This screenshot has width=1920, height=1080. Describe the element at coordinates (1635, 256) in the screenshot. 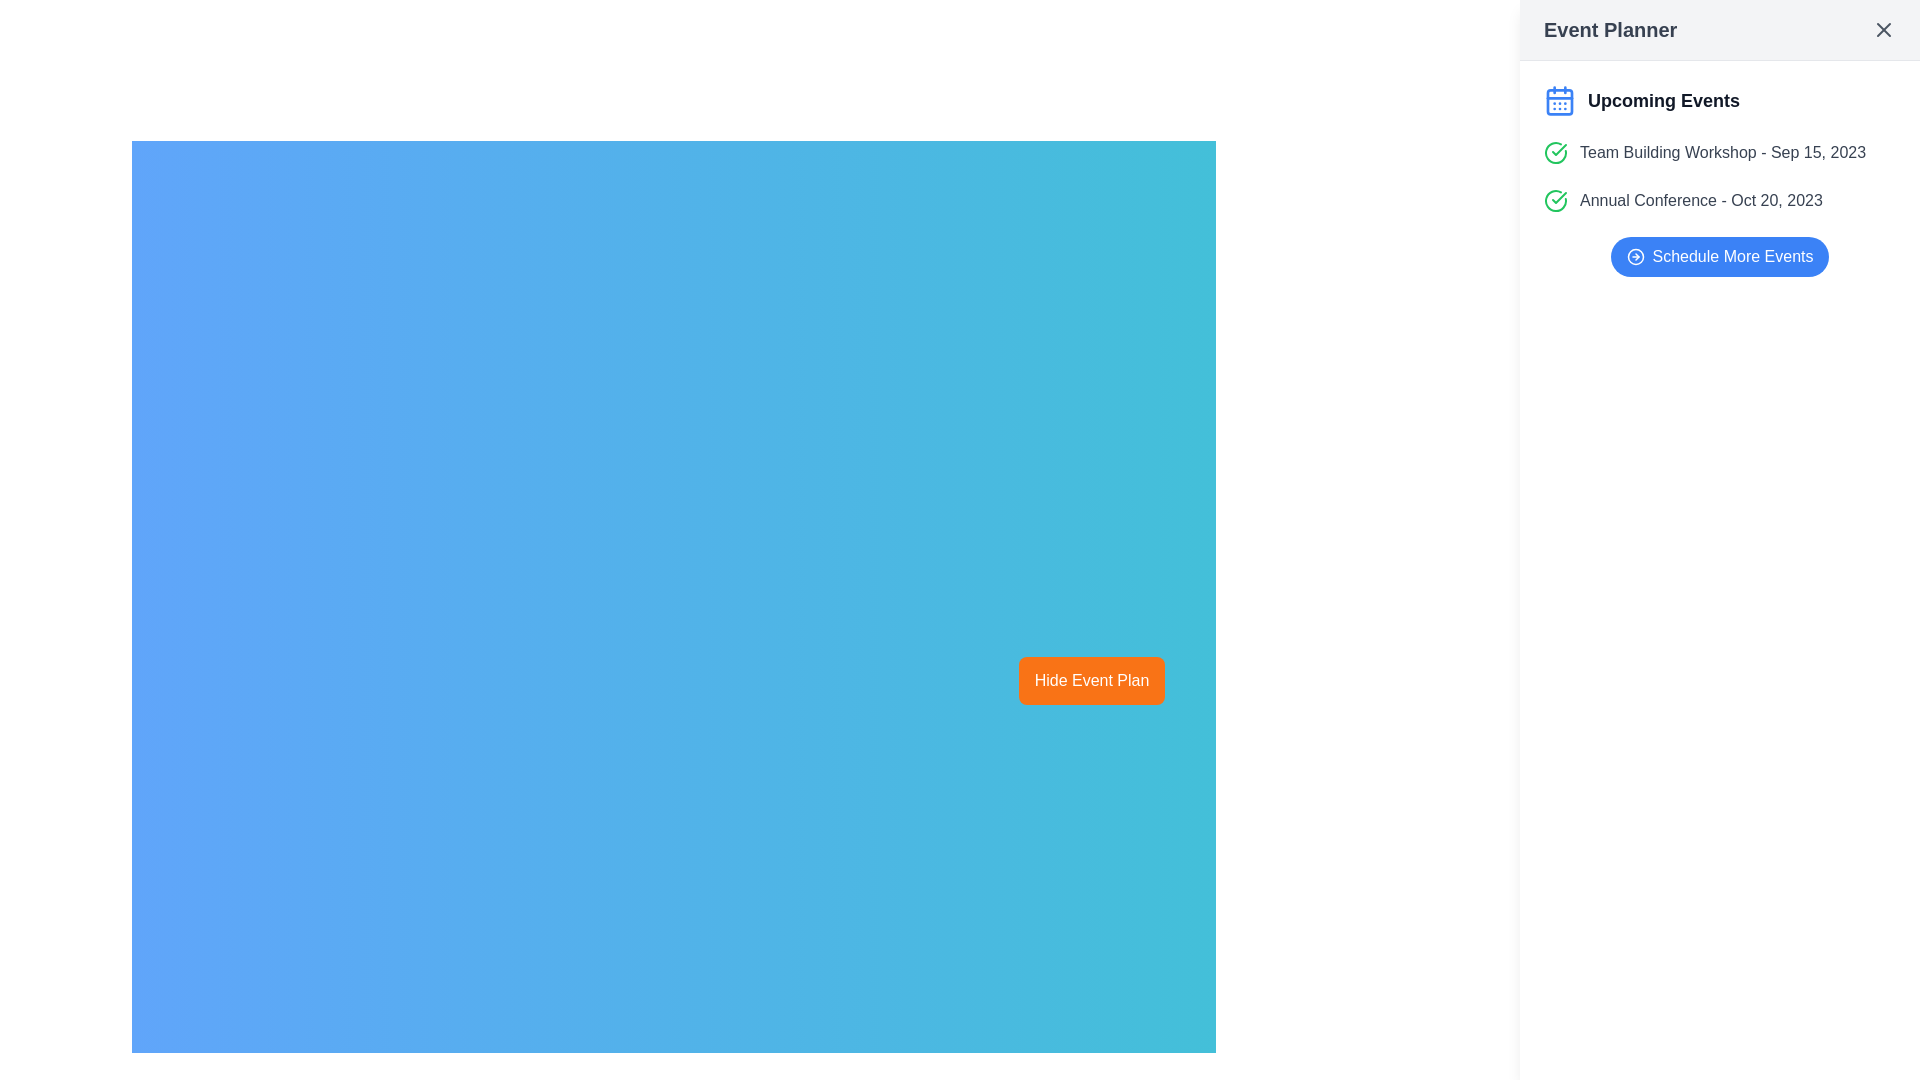

I see `the icon within the button labeled 'Schedule More Events' located` at that location.